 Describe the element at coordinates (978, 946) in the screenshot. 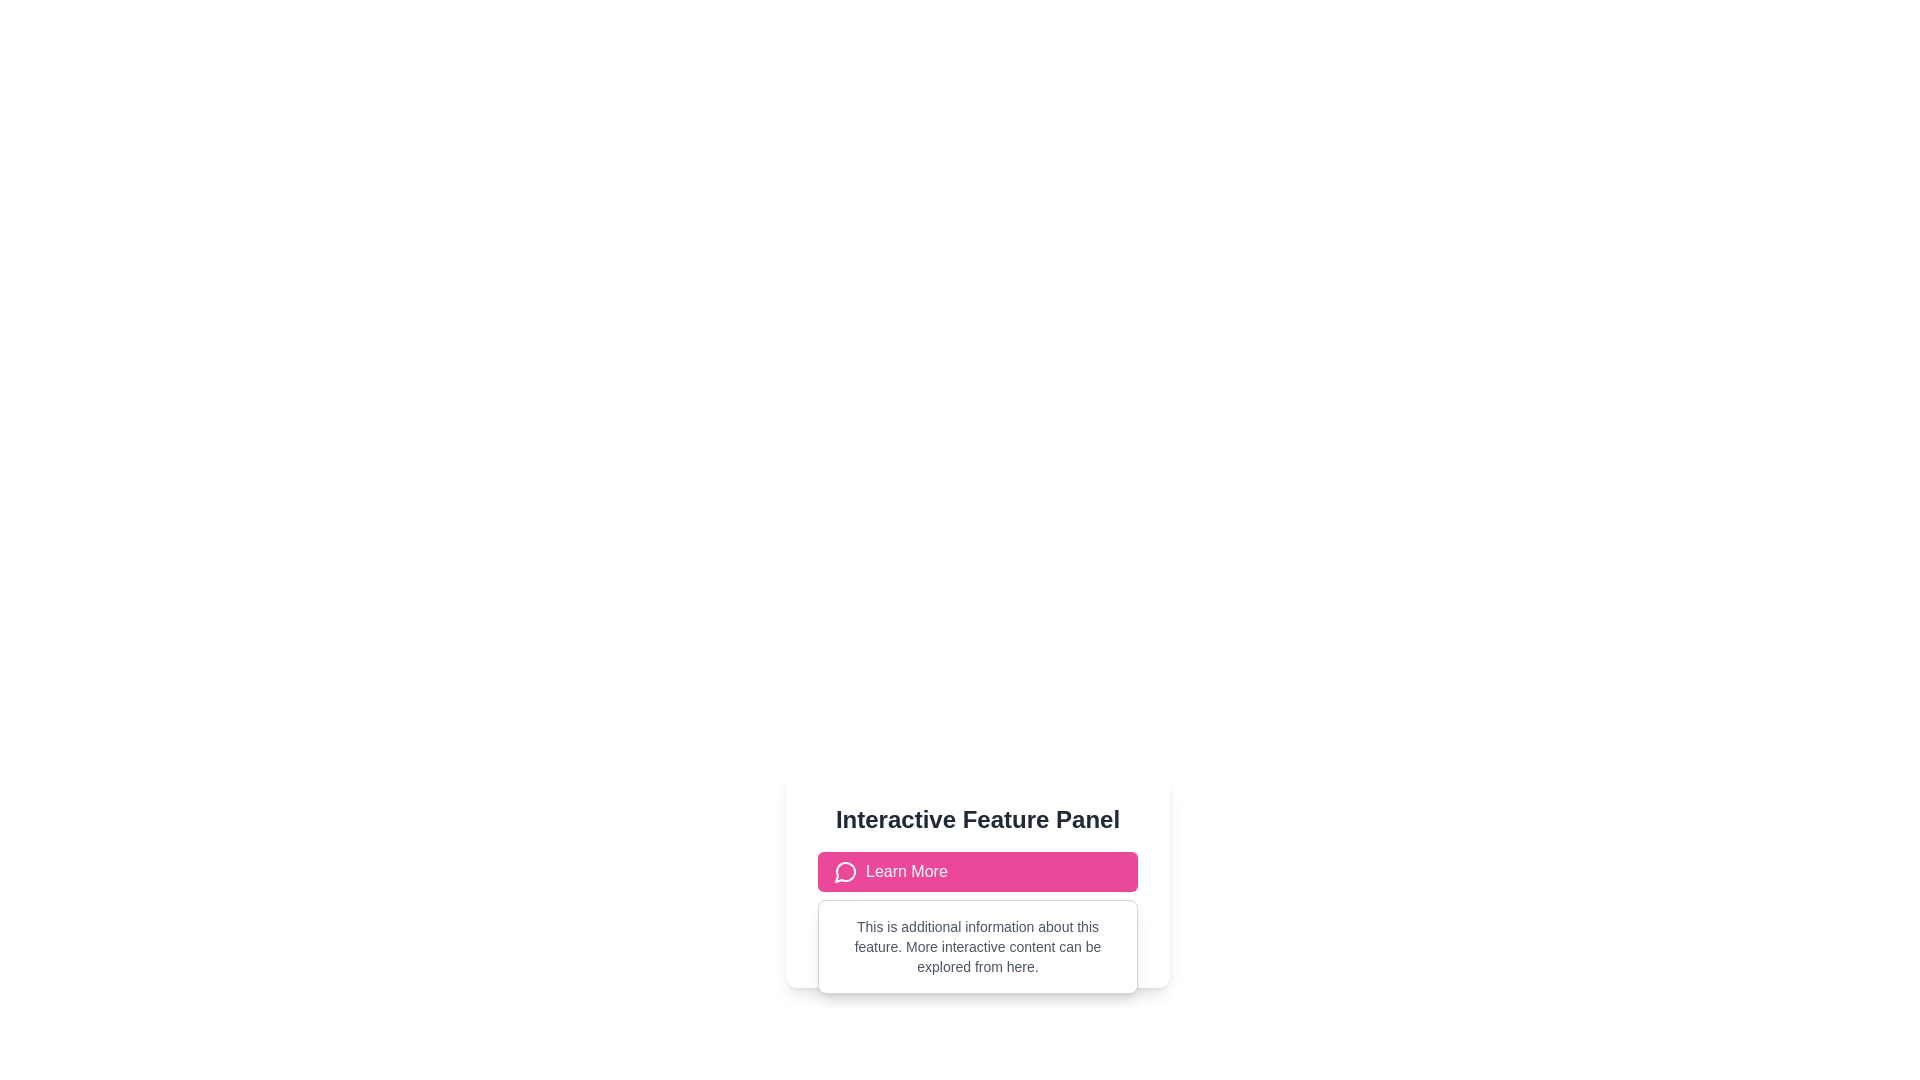

I see `information contained within the informational text box located directly beneath the 'Learn More' button, which provides additional textual information related to the main feature` at that location.